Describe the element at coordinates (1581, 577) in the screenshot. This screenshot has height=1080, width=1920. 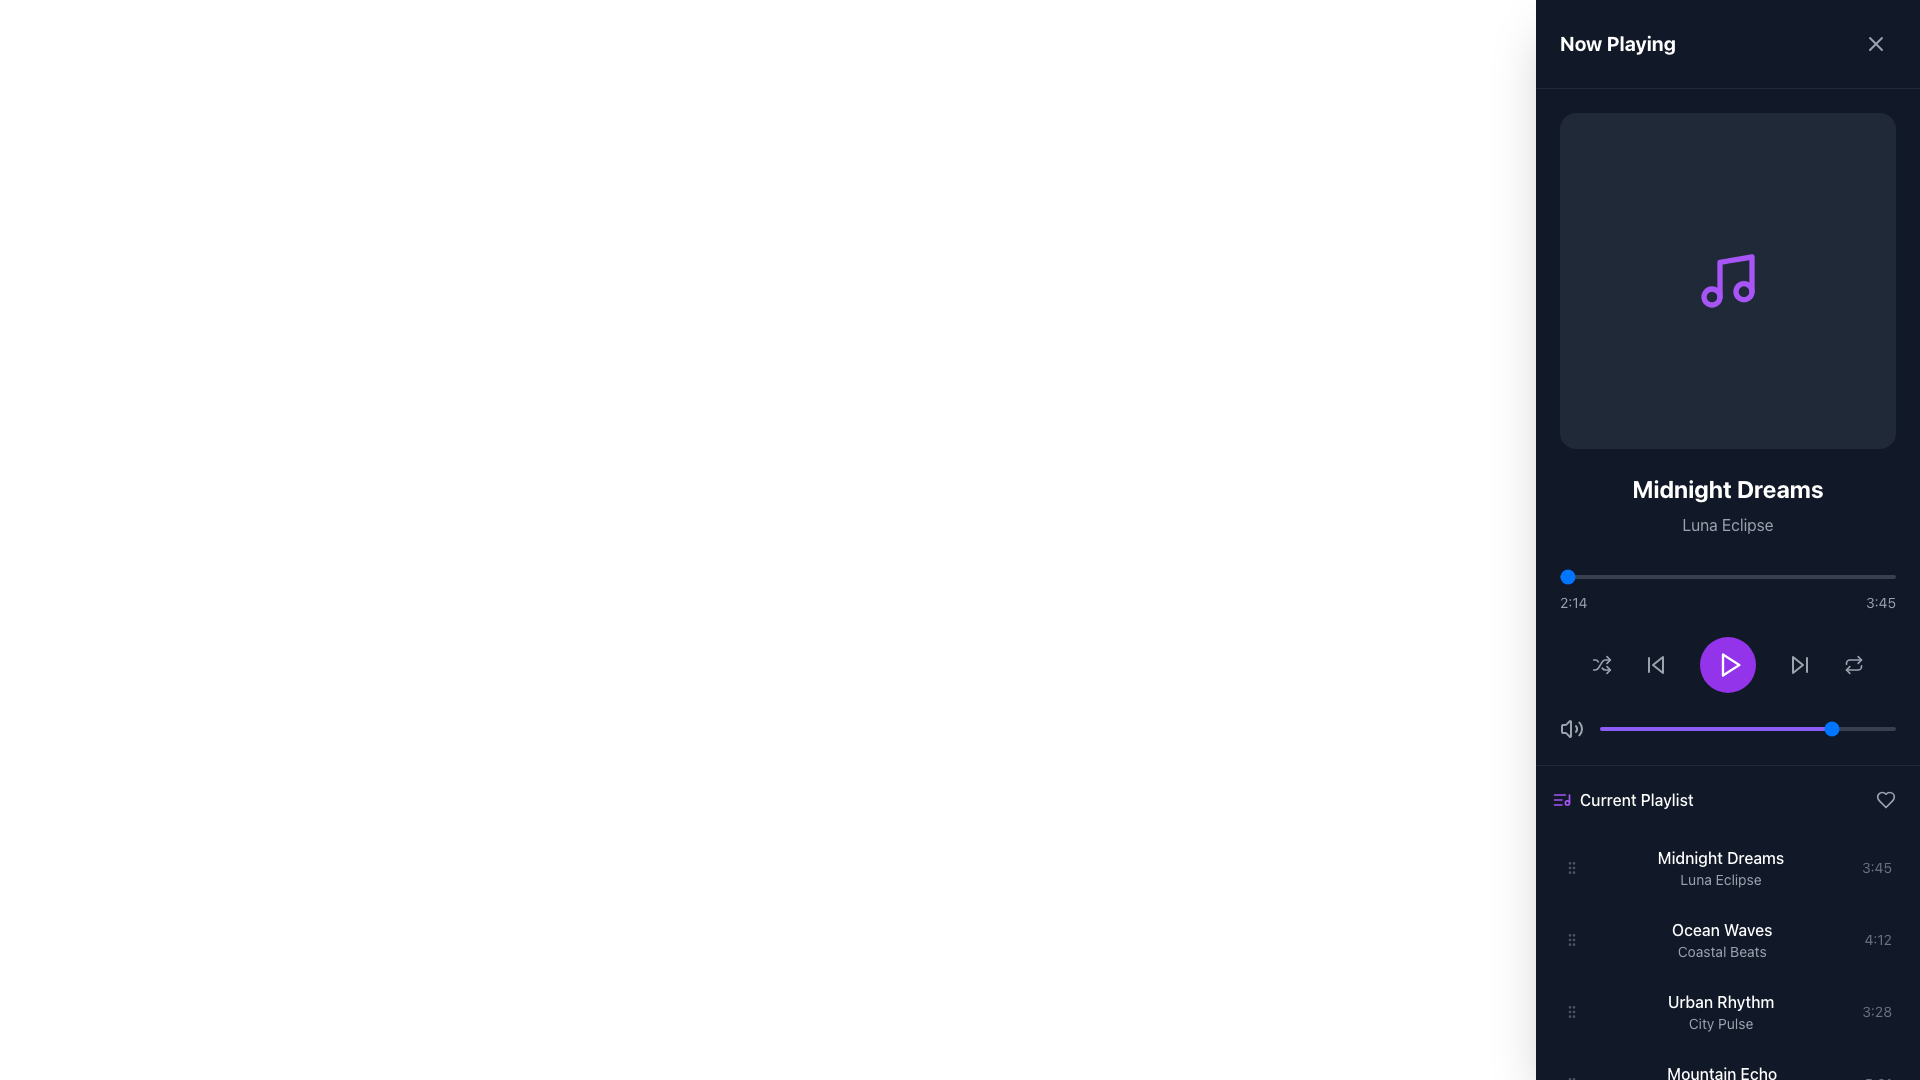
I see `playback position` at that location.